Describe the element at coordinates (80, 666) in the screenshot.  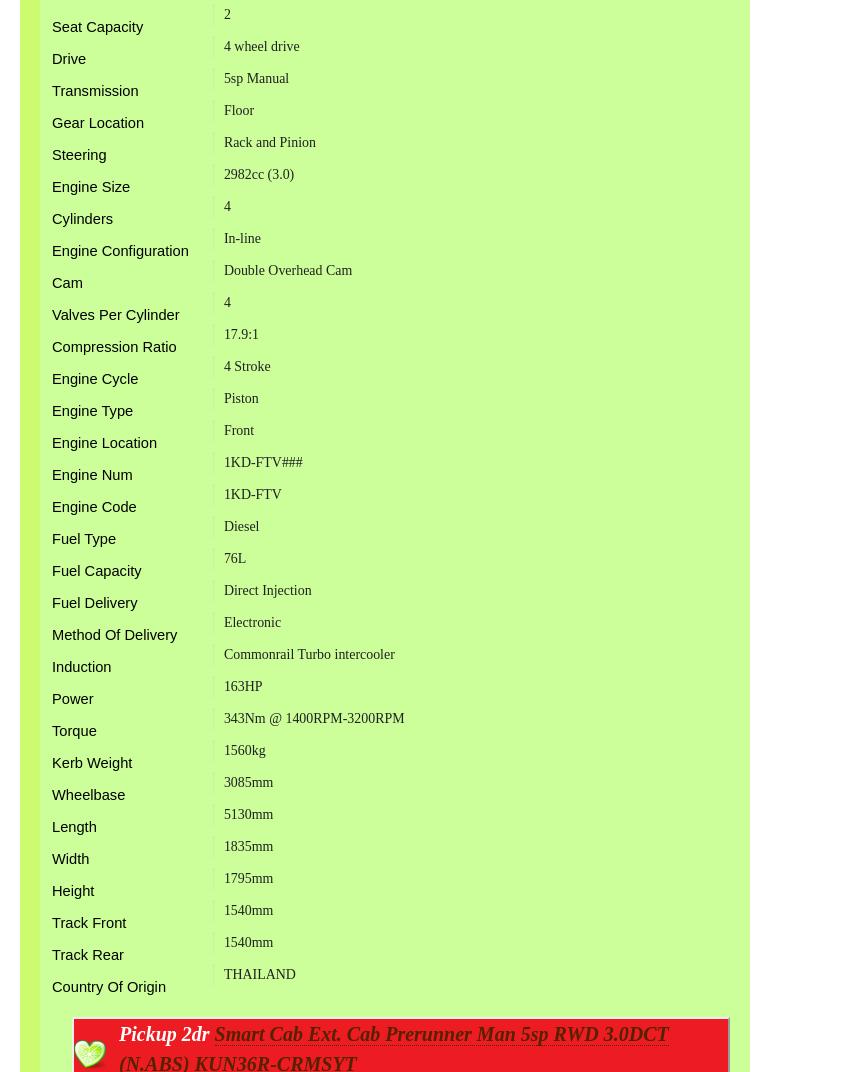
I see `'Induction'` at that location.